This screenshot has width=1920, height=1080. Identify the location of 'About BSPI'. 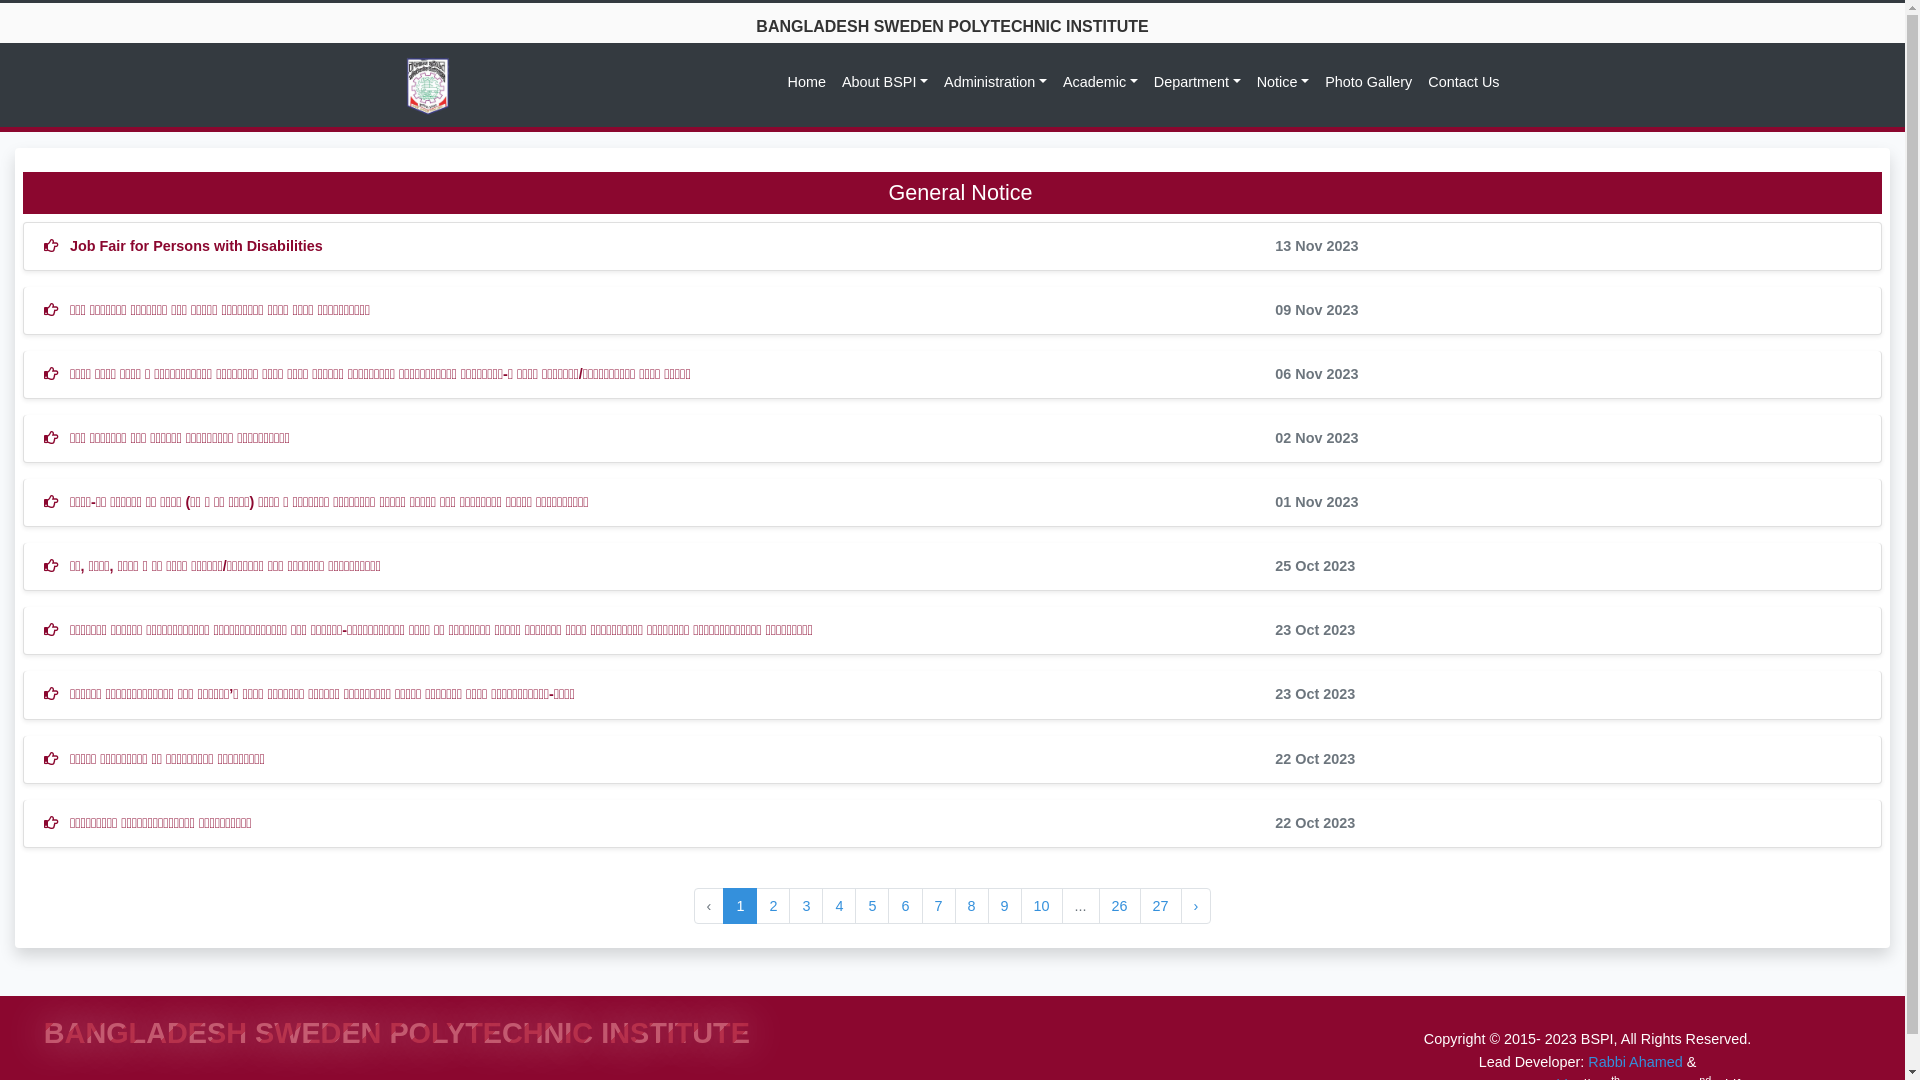
(883, 81).